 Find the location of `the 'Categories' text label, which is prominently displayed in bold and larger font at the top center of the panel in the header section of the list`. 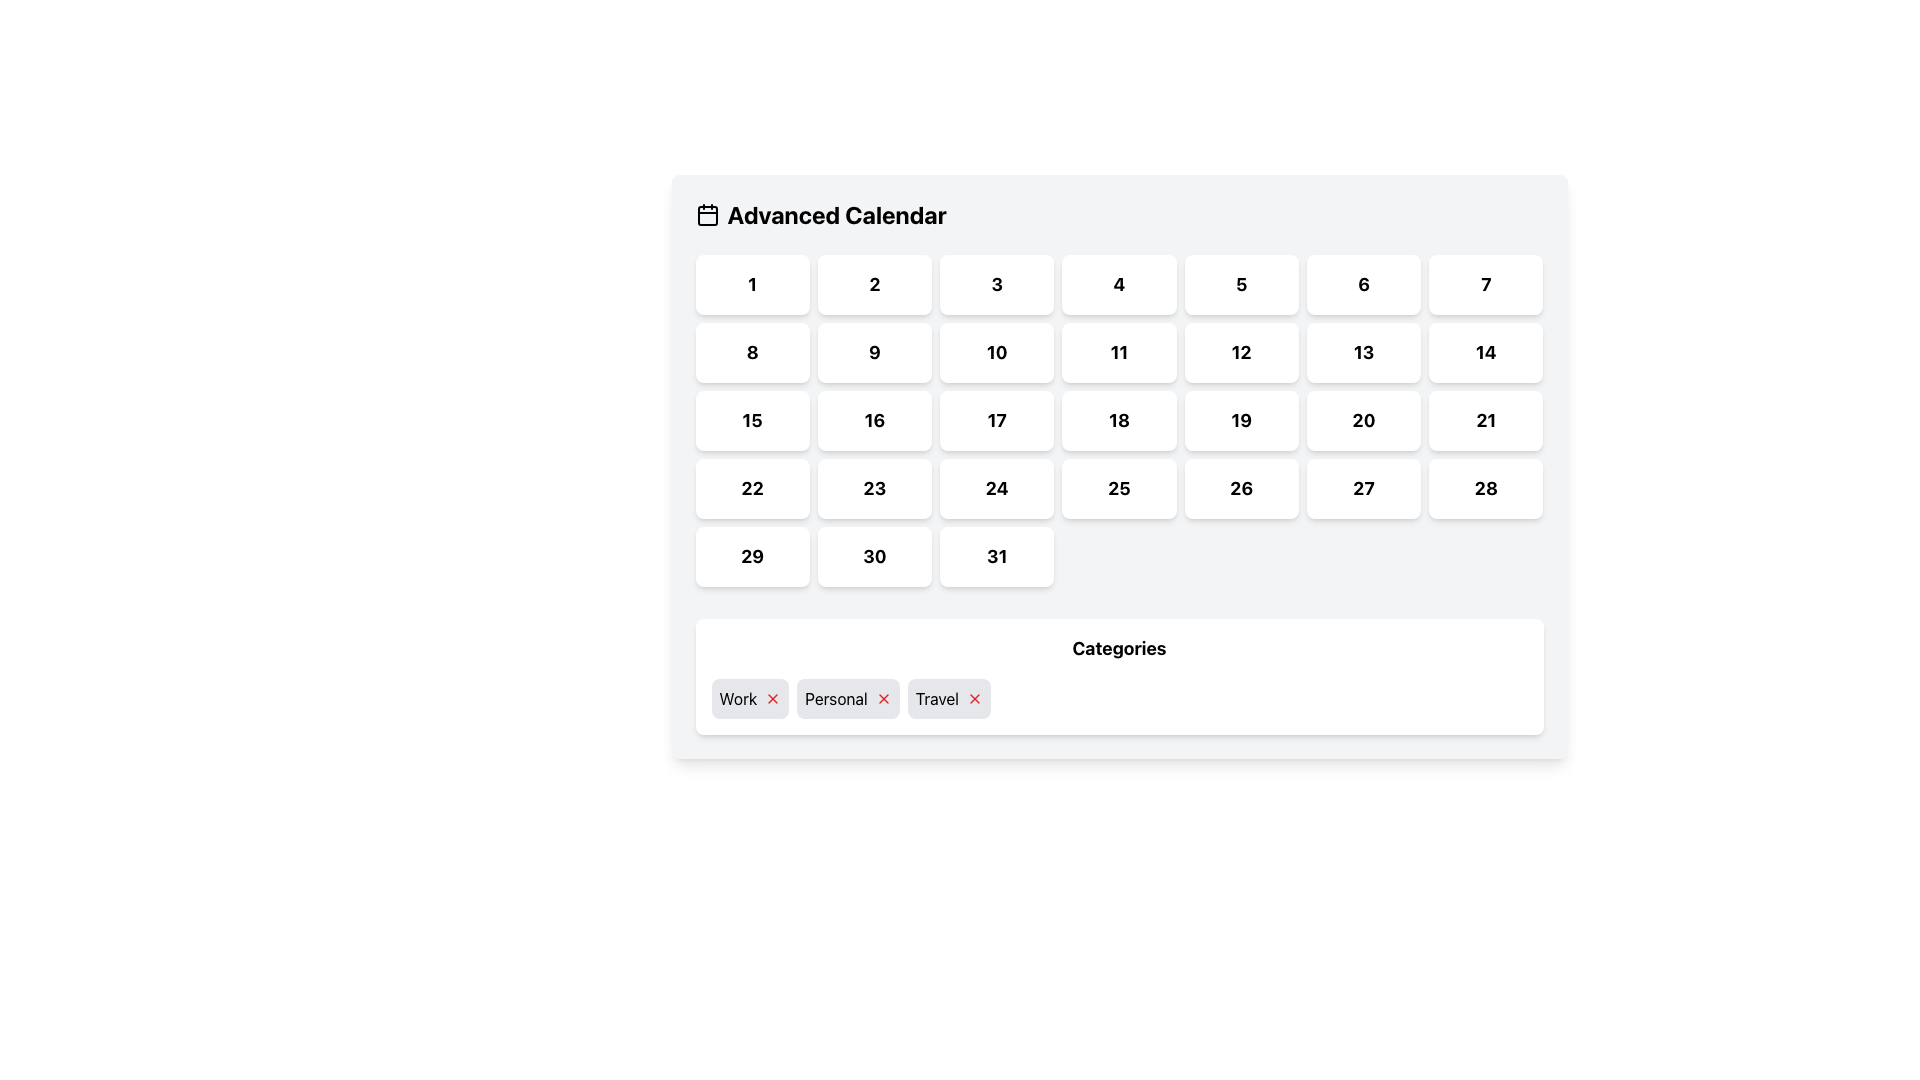

the 'Categories' text label, which is prominently displayed in bold and larger font at the top center of the panel in the header section of the list is located at coordinates (1118, 648).